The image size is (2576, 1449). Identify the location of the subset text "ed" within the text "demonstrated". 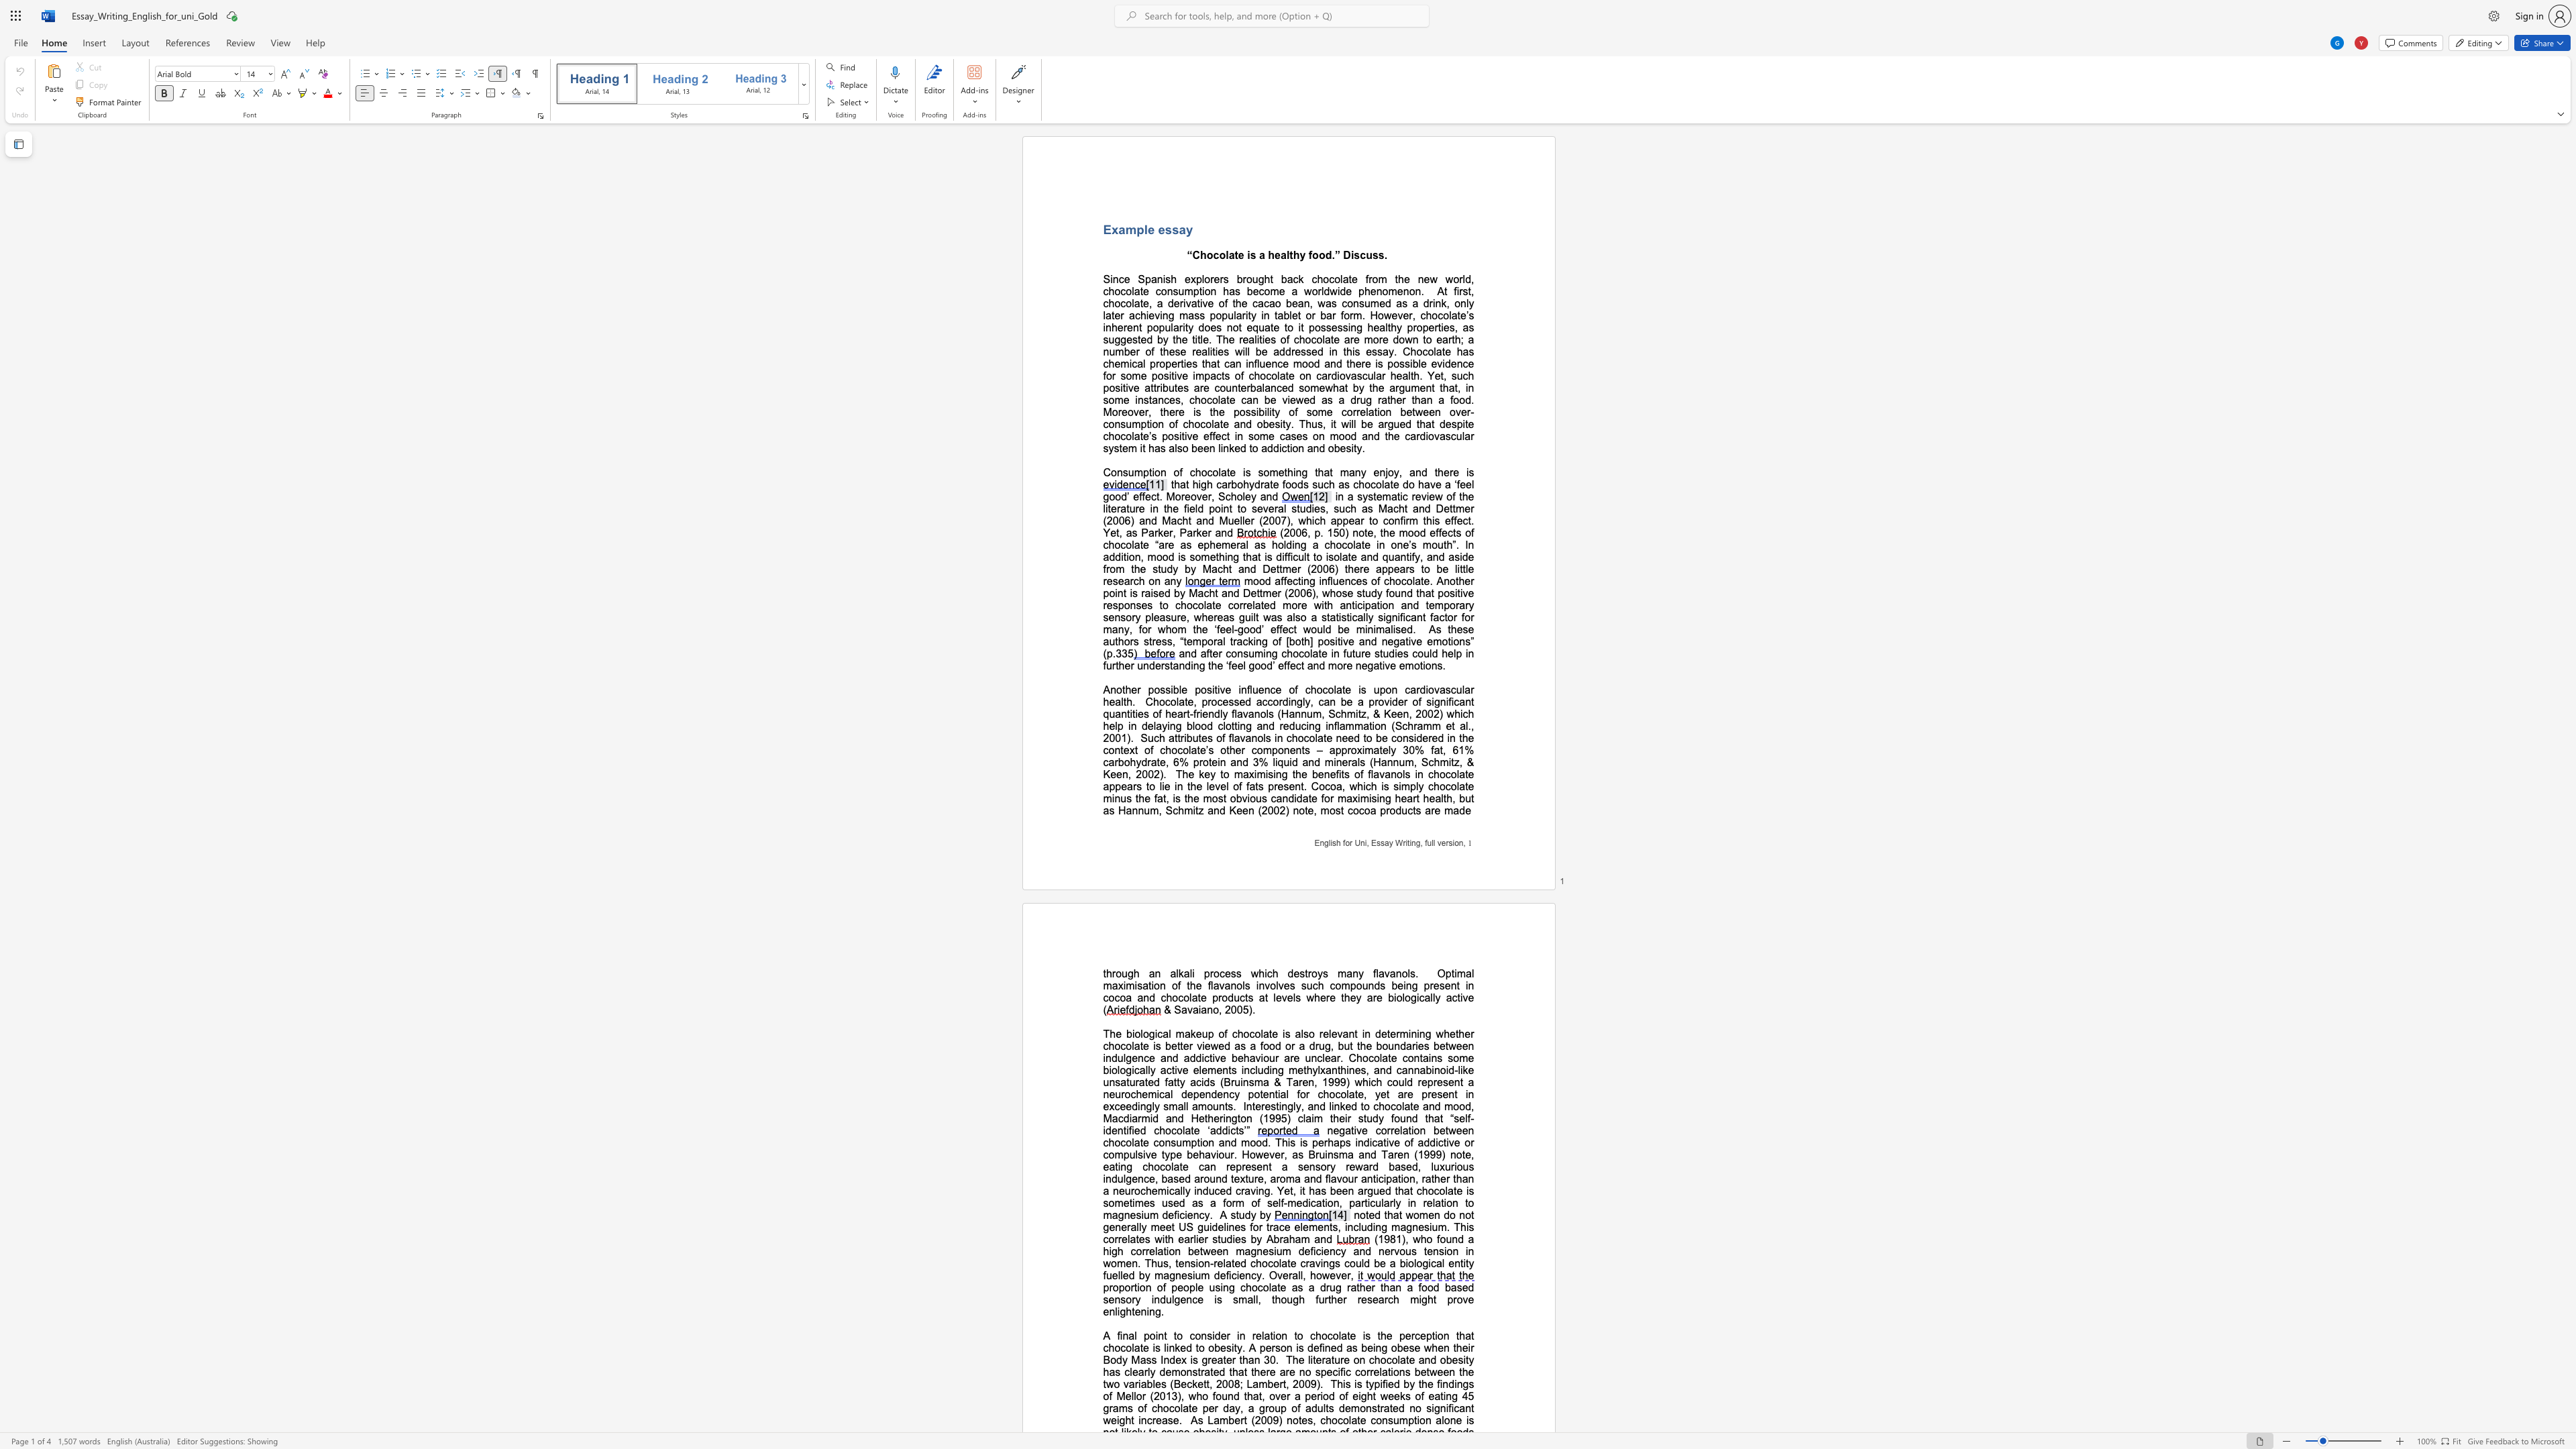
(1212, 1371).